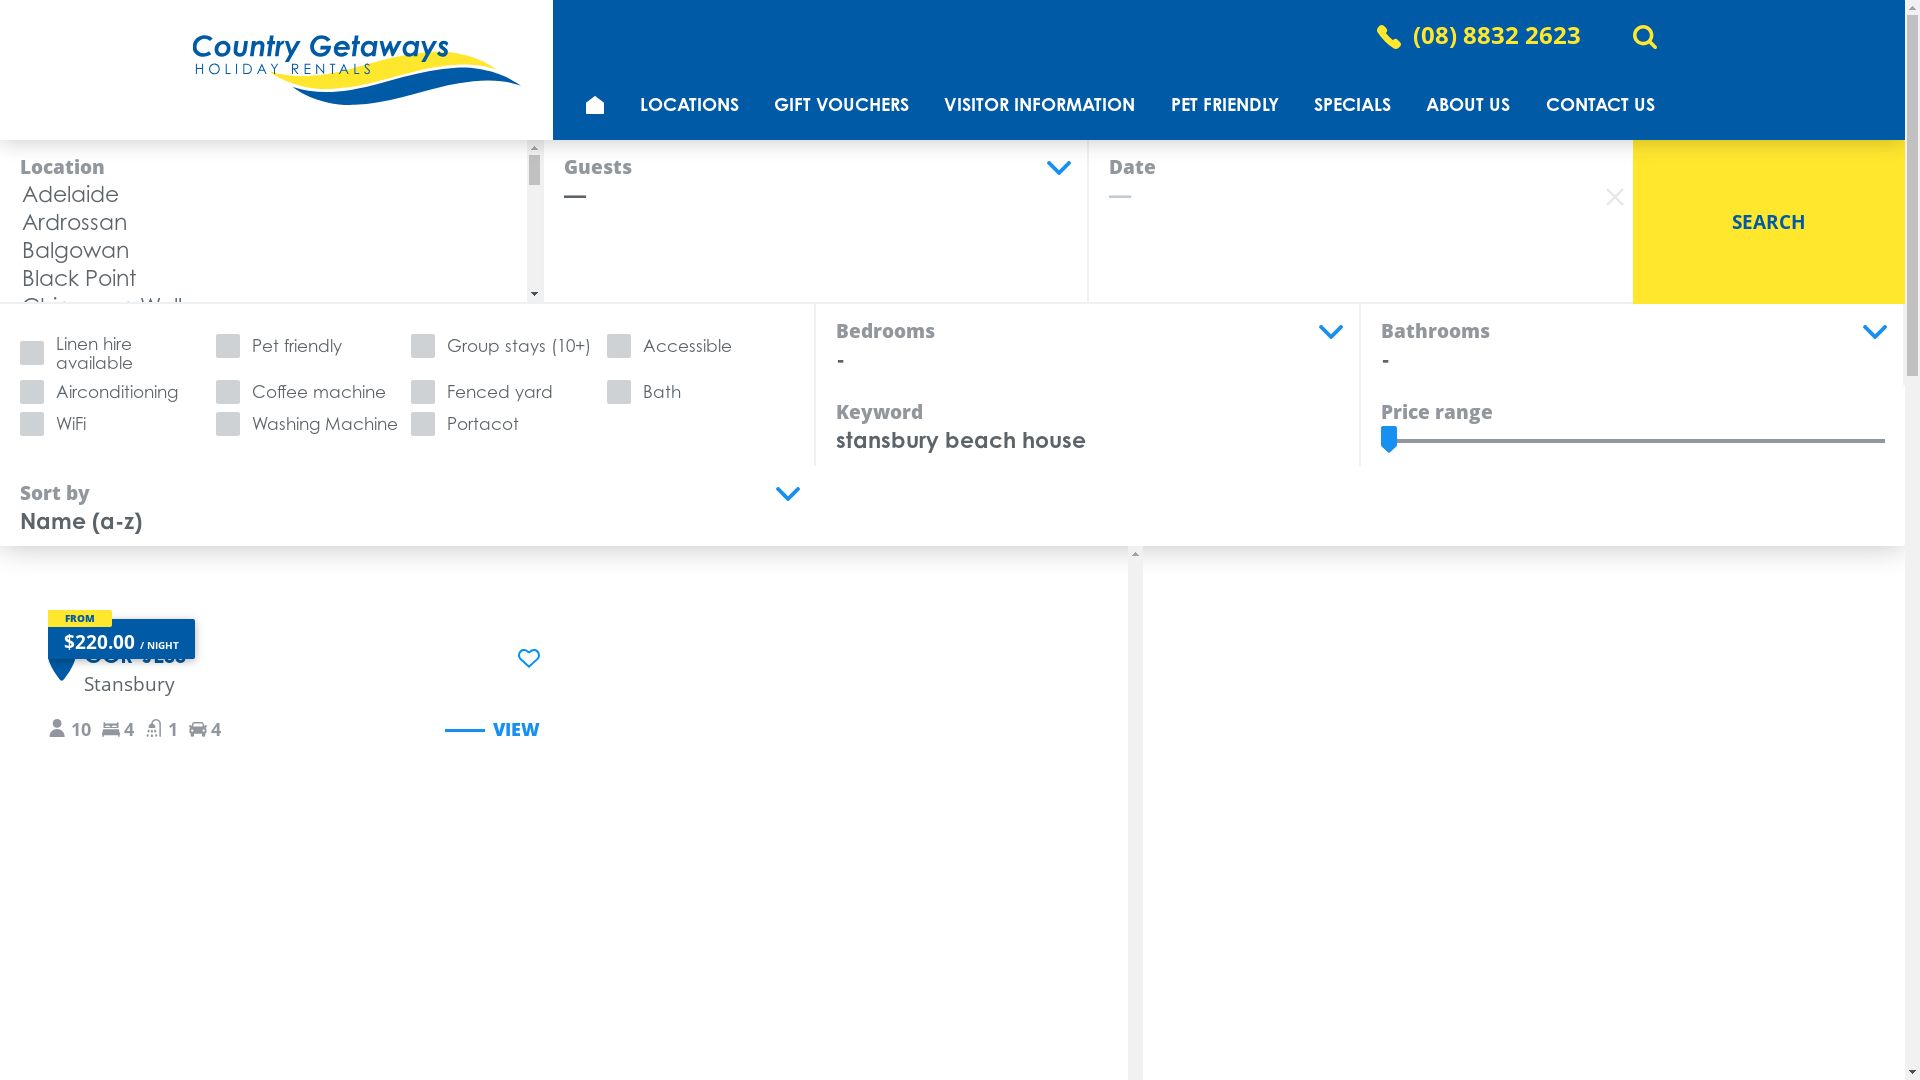 This screenshot has height=1080, width=1920. I want to click on 'ABOUT US', so click(1468, 104).